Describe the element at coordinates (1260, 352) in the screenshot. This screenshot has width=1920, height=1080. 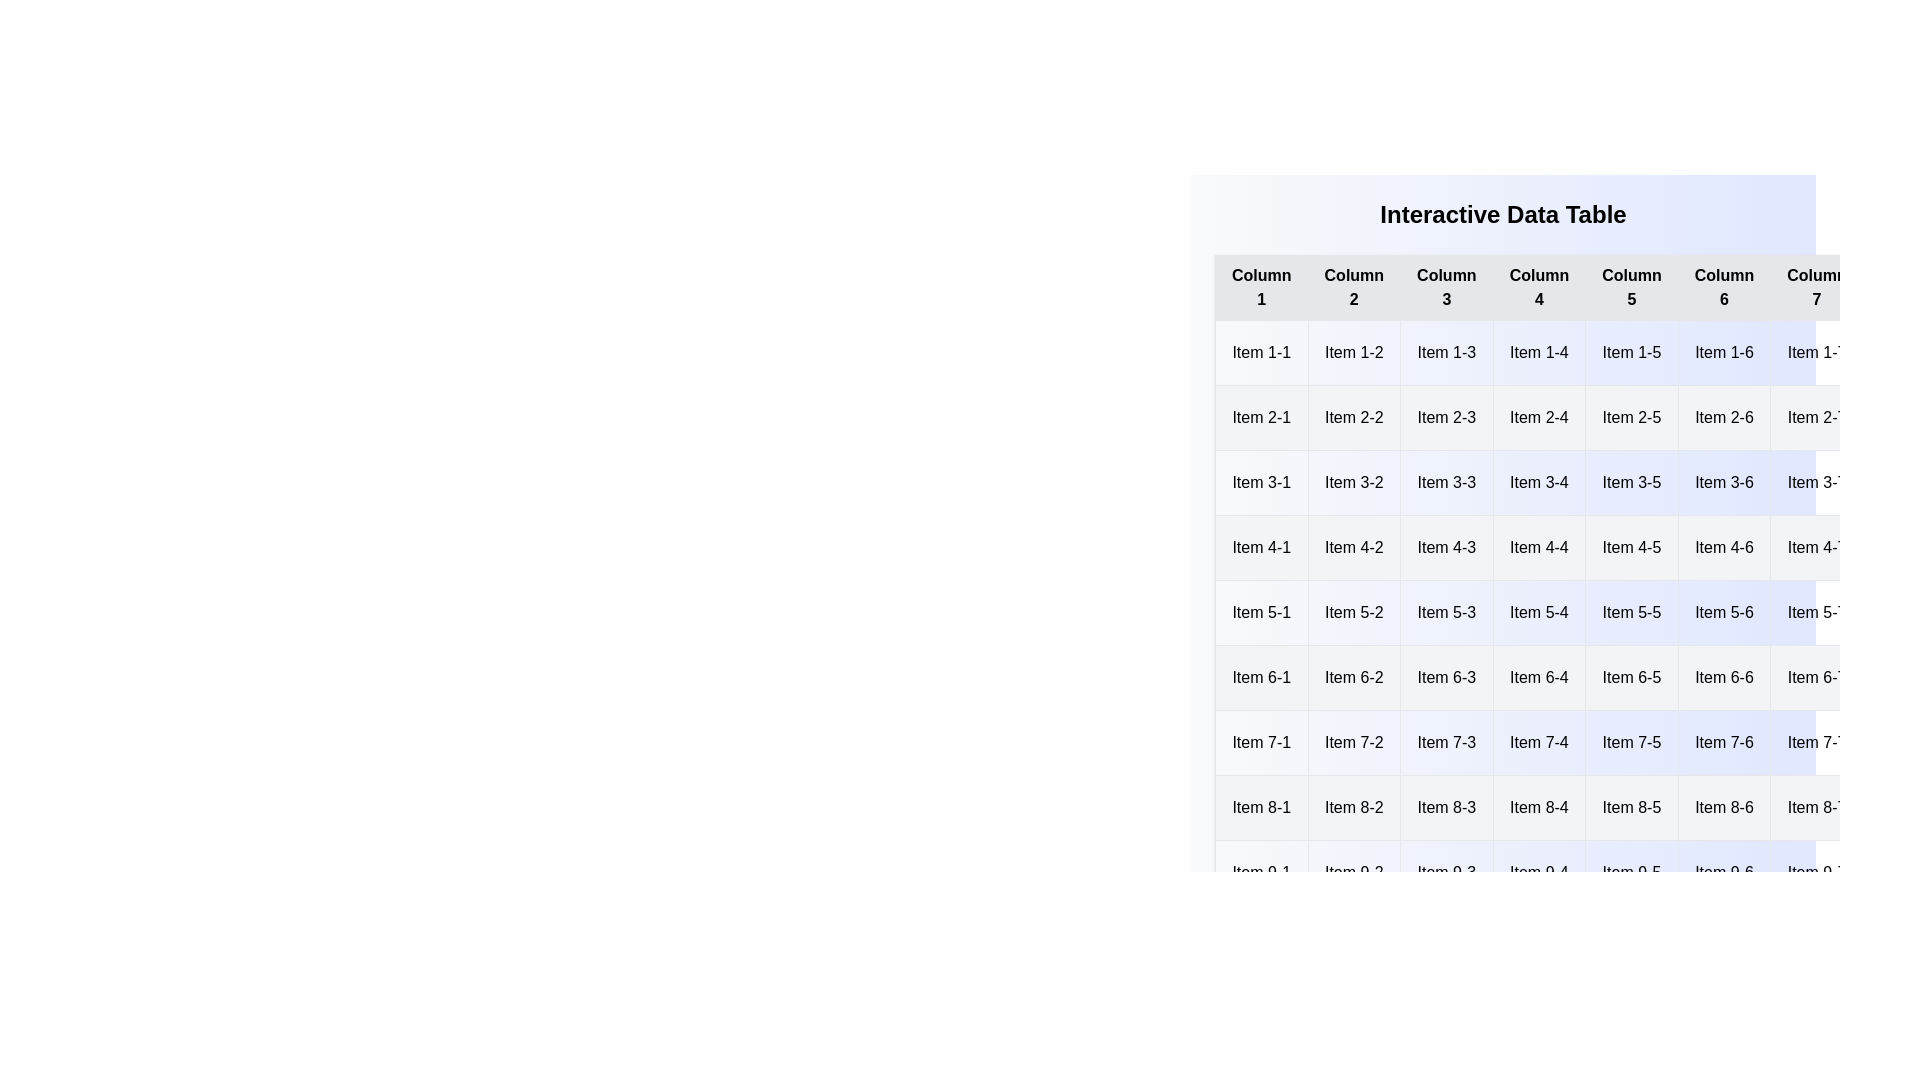
I see `the cell labeled 'Item 1-1' to open its context menu` at that location.